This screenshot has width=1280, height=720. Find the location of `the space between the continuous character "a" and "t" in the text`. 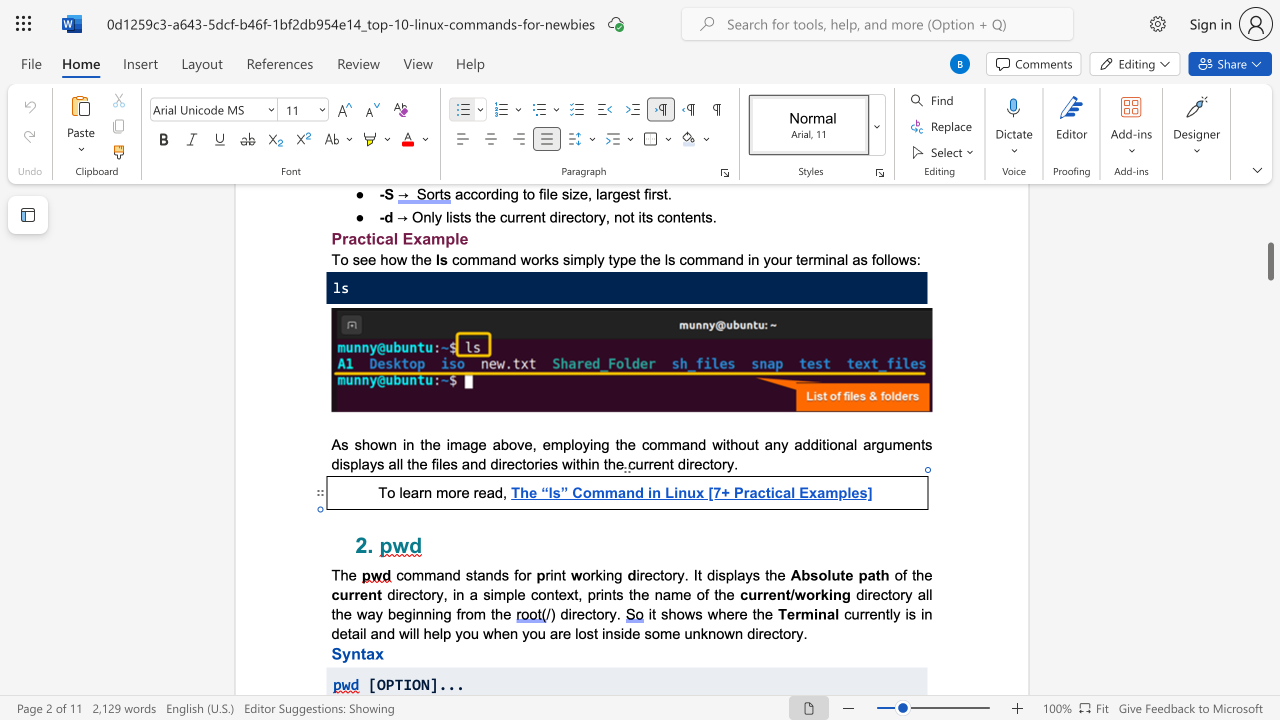

the space between the continuous character "a" and "t" in the text is located at coordinates (874, 575).